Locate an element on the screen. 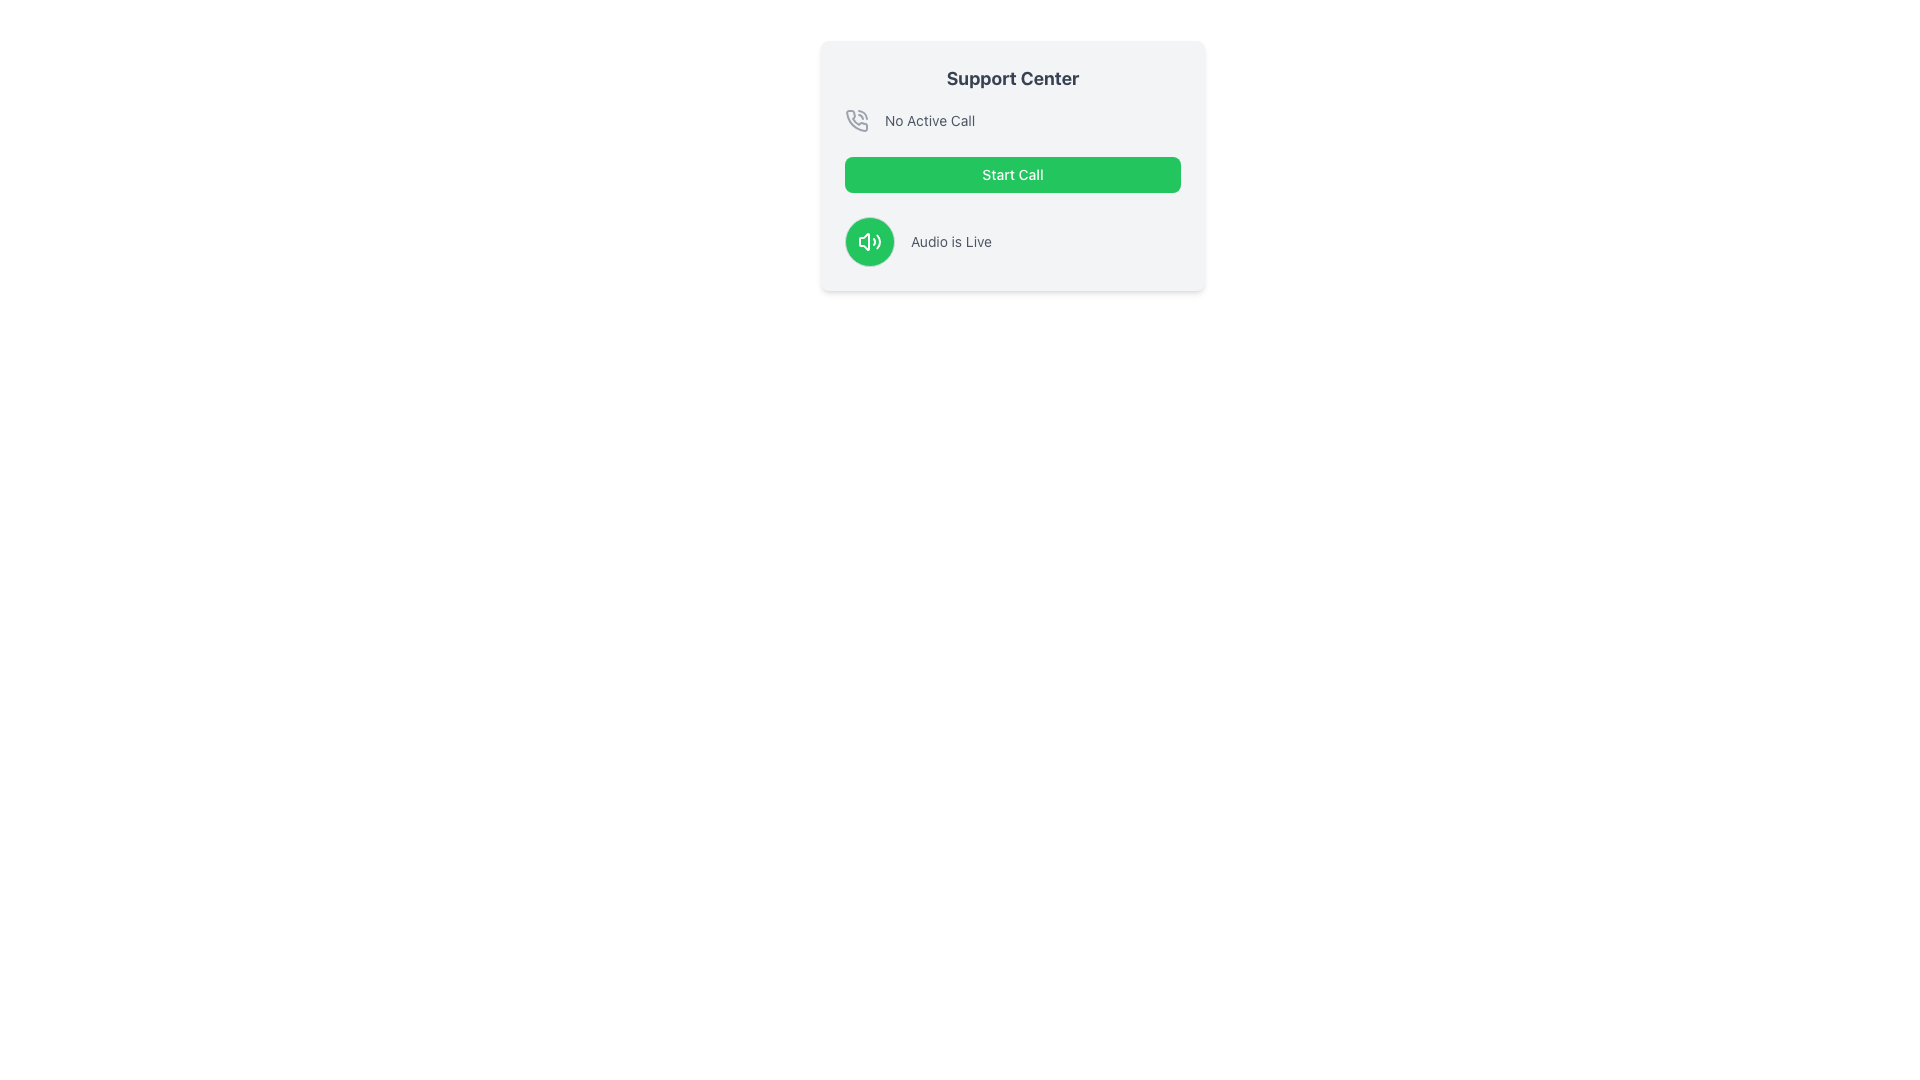 The image size is (1920, 1080). the status label indicating that the audio is live, which is located to the right of the green circular badge with a speaker icon in the 'Support Center' section is located at coordinates (950, 241).